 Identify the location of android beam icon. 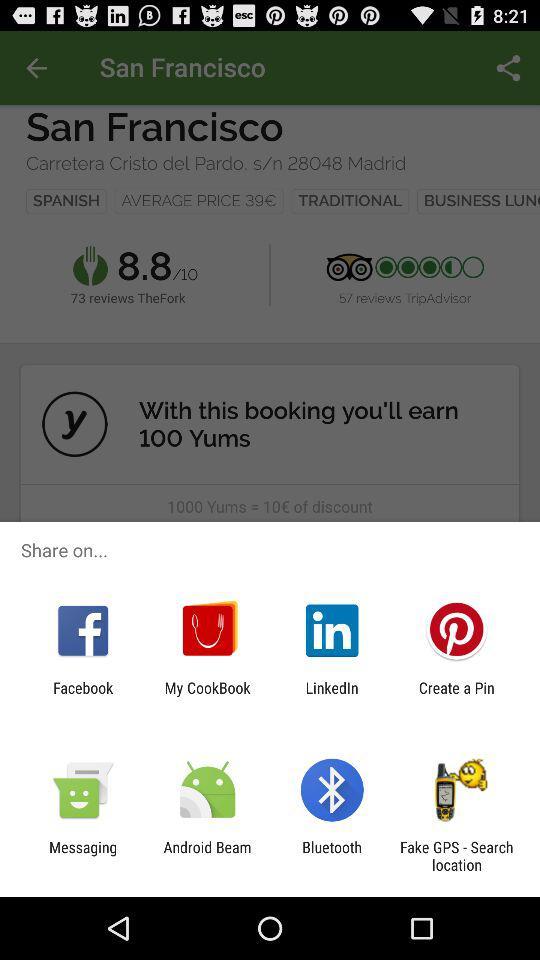
(206, 855).